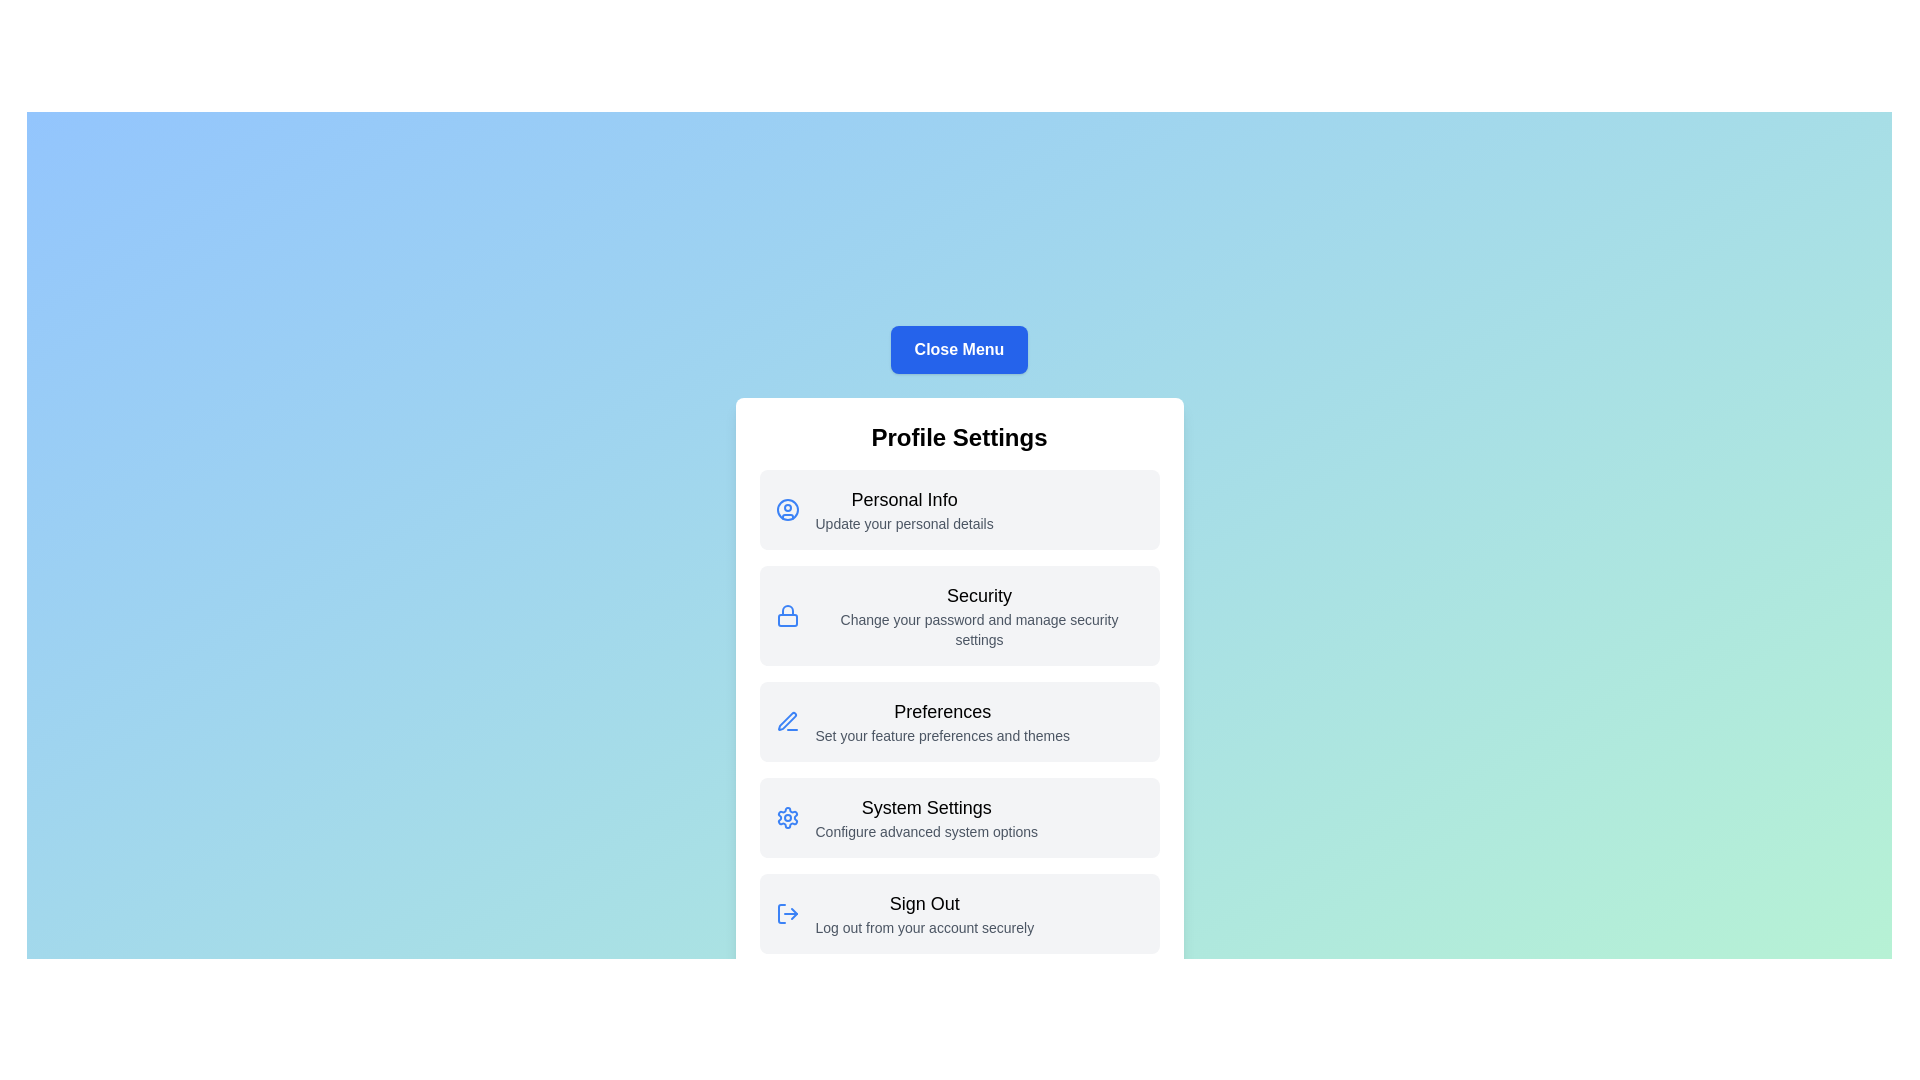 Image resolution: width=1920 pixels, height=1080 pixels. I want to click on the icon associated with the menu item Sign Out, so click(786, 914).